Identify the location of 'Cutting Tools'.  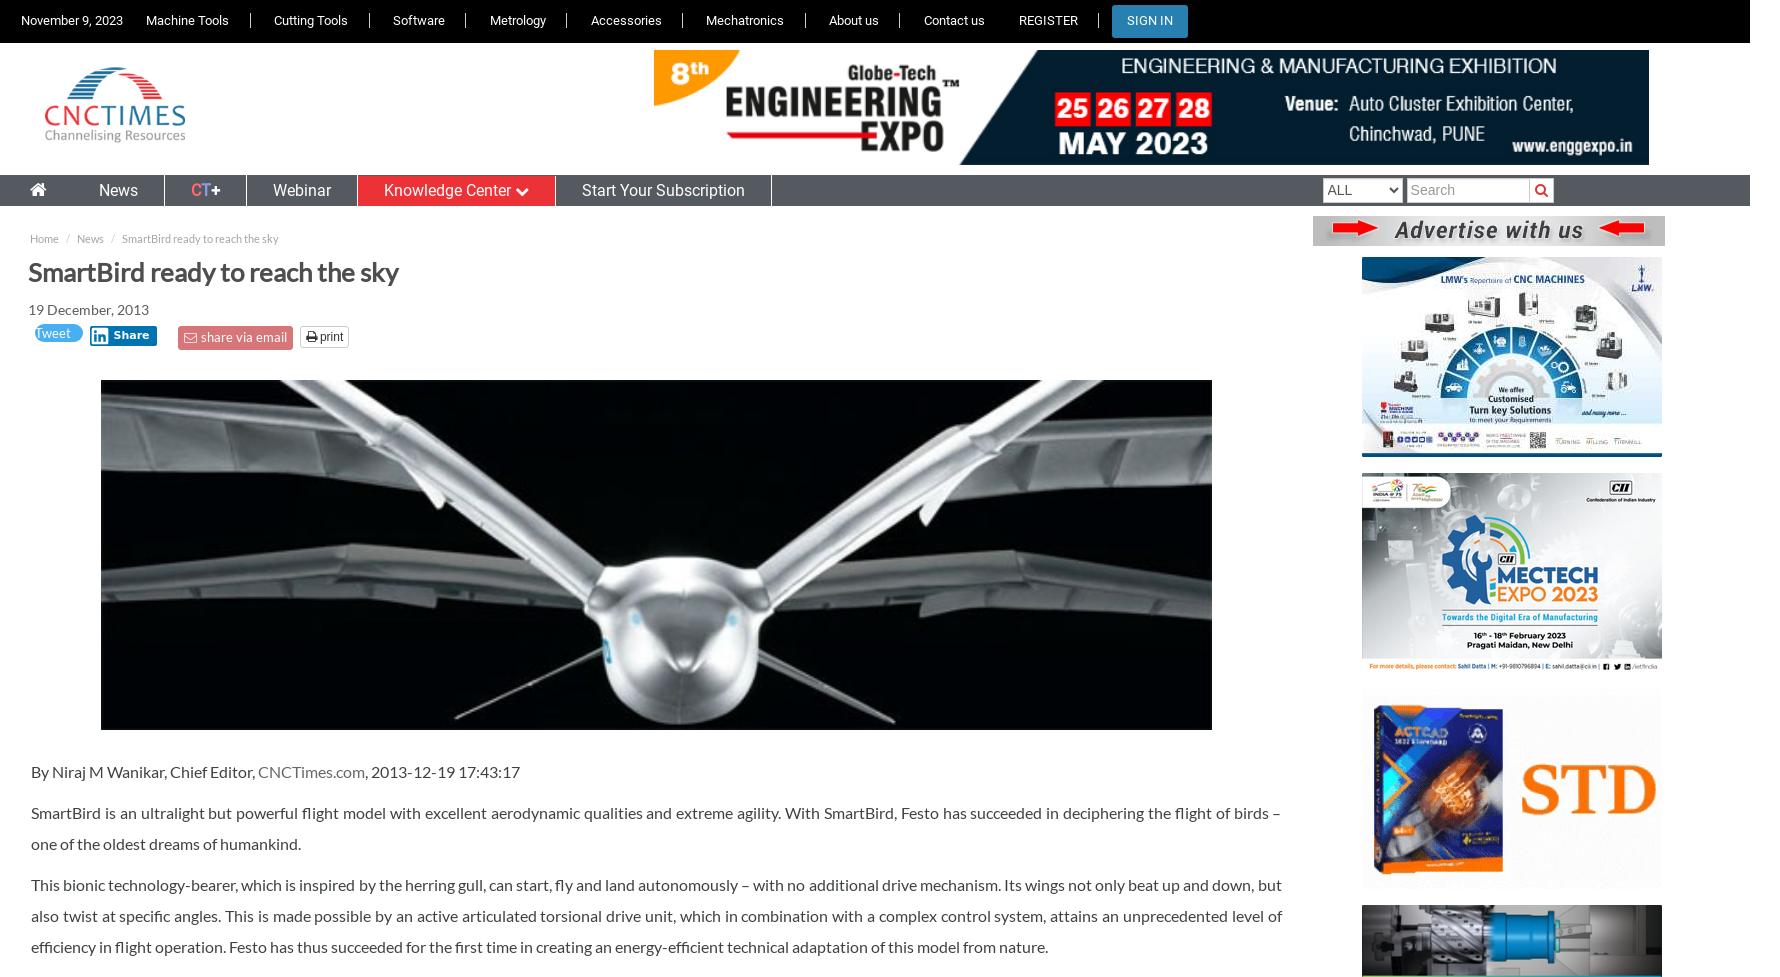
(310, 20).